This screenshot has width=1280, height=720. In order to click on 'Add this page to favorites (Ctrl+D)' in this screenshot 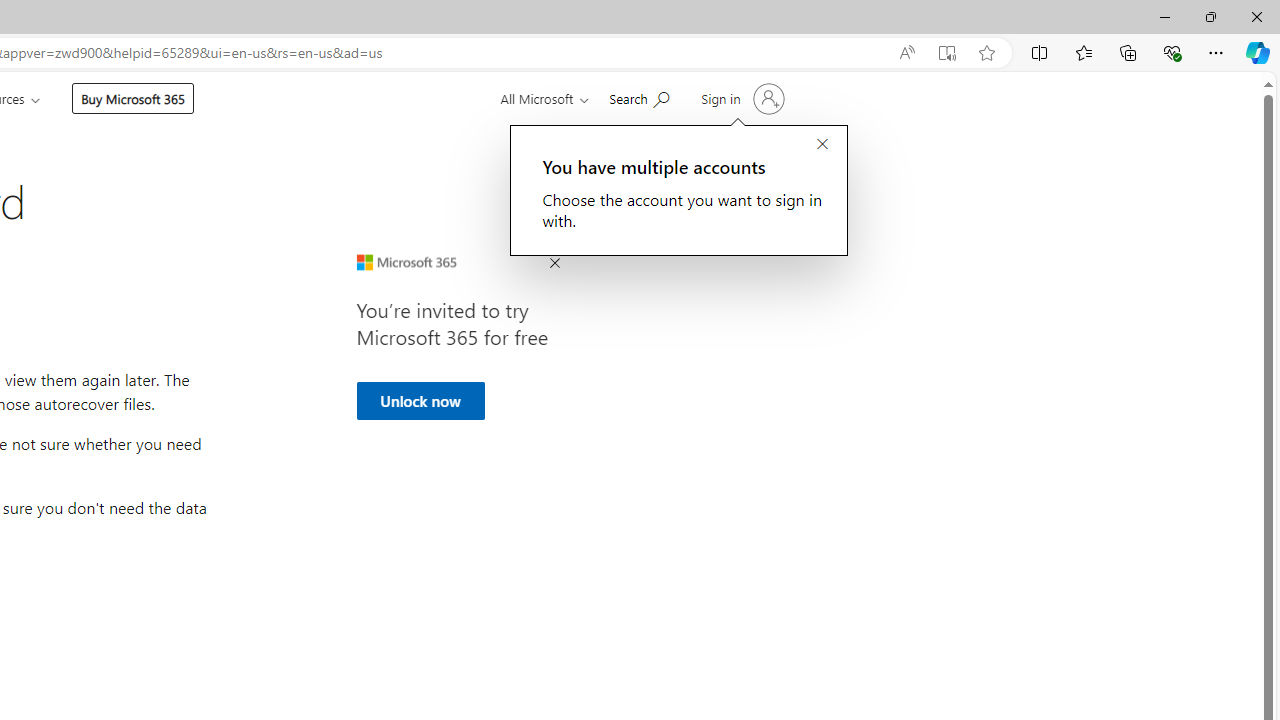, I will do `click(986, 52)`.